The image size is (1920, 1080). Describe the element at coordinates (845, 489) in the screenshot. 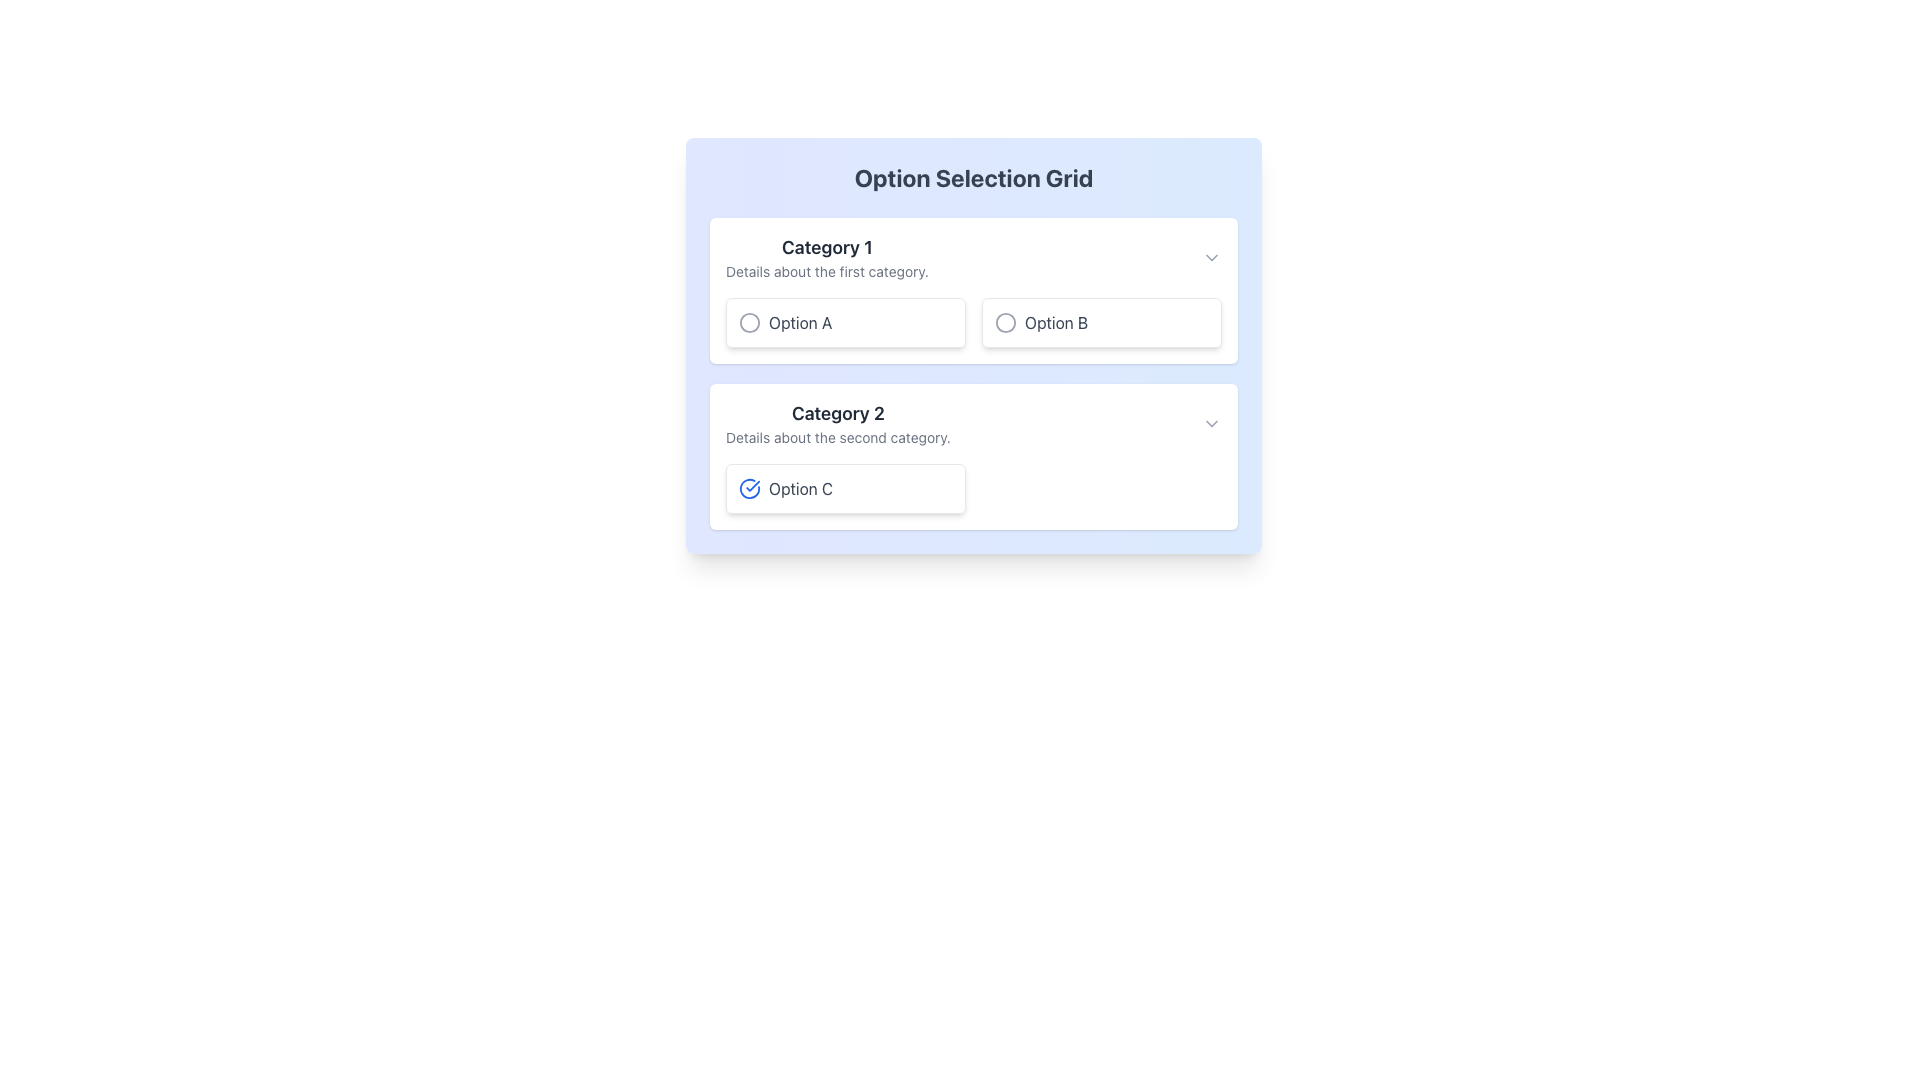

I see `the interactive button for 'Option C' in the 'Category 2' section of the choice grid to trigger hover effects` at that location.